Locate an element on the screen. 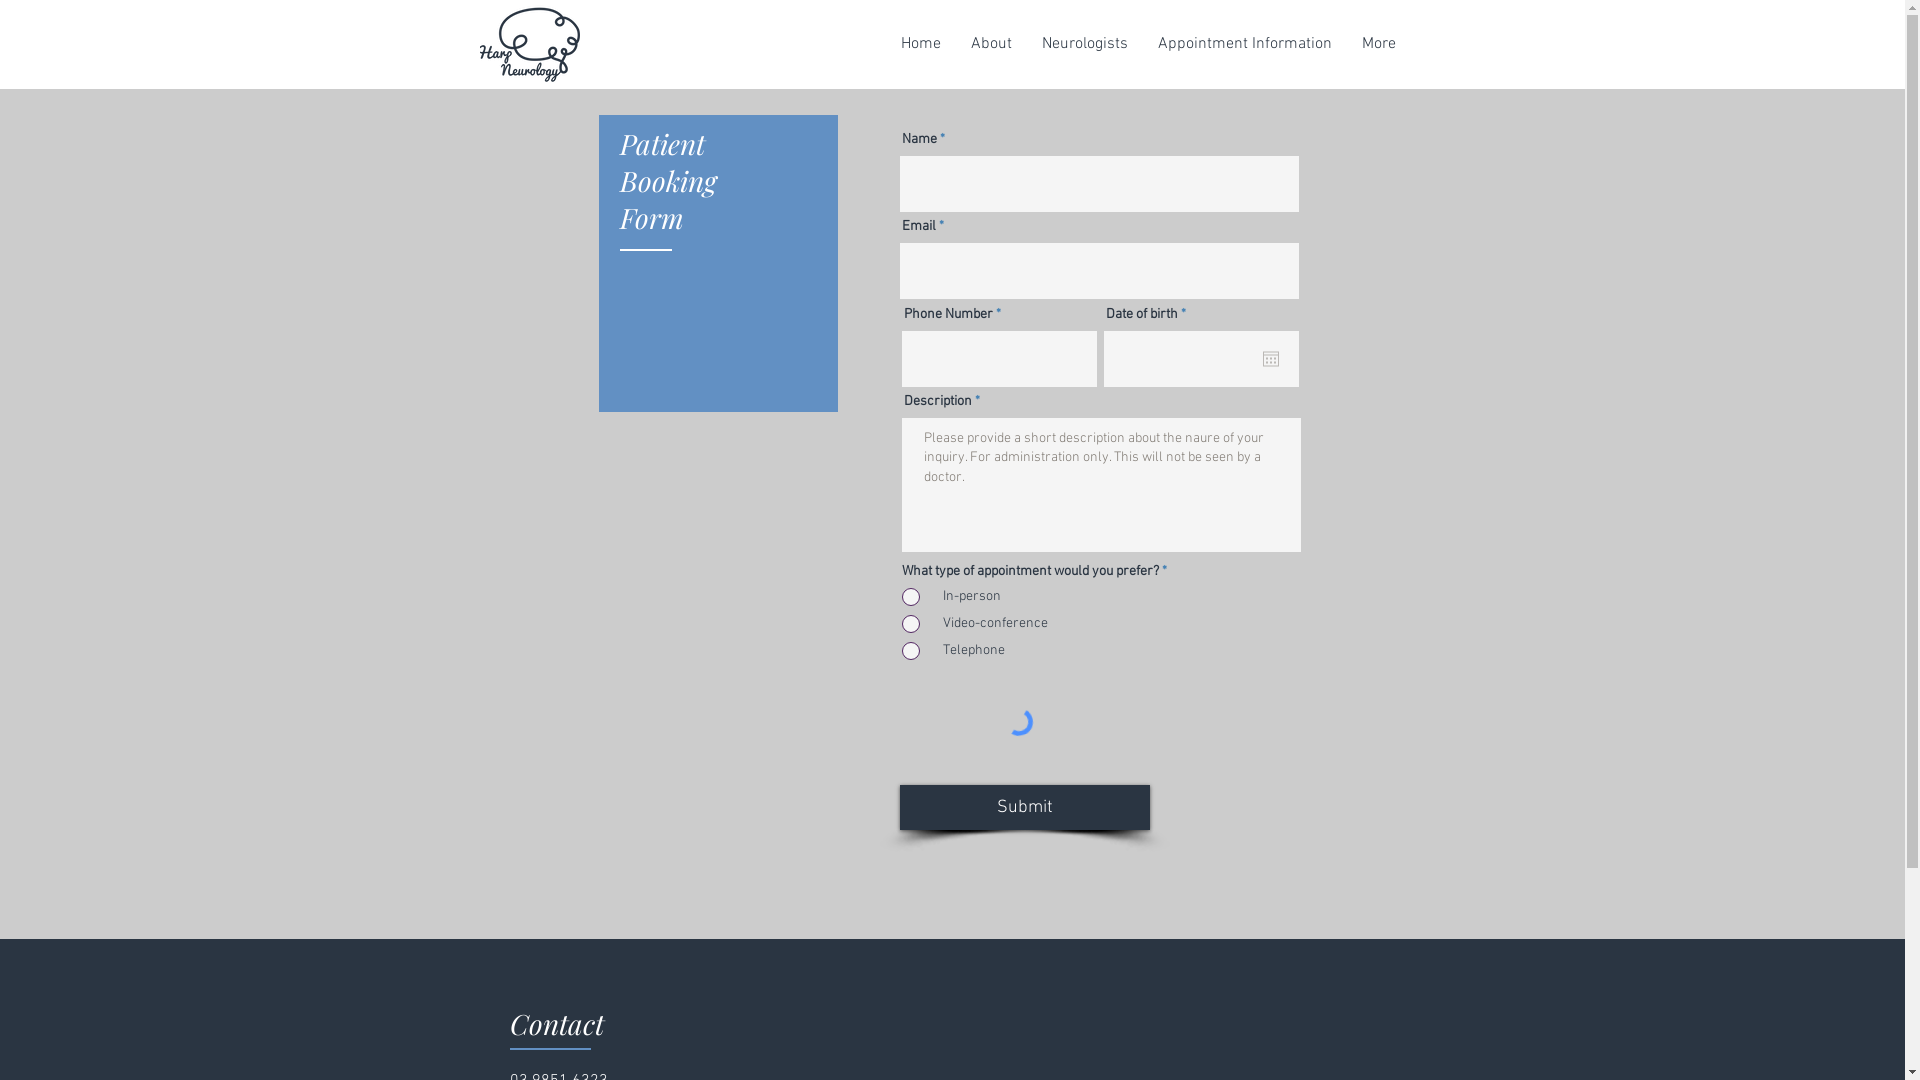  'Home' is located at coordinates (920, 43).